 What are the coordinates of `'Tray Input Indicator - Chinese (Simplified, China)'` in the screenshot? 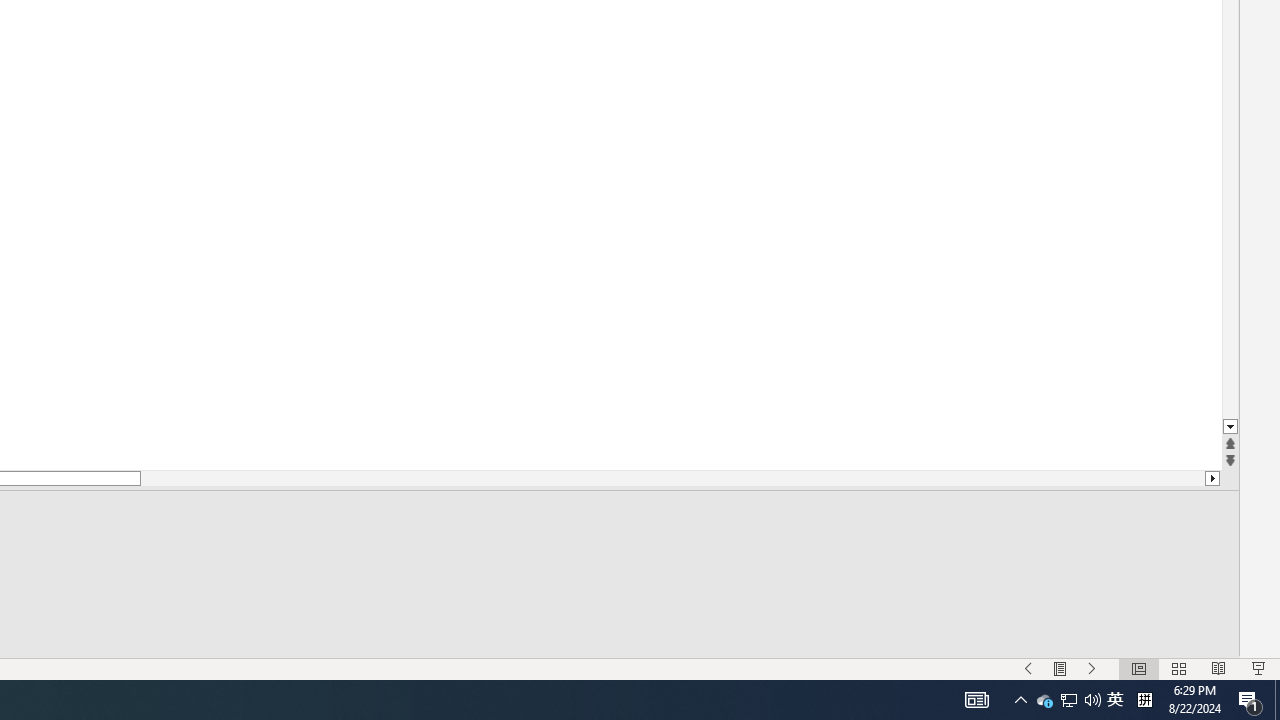 It's located at (1114, 698).